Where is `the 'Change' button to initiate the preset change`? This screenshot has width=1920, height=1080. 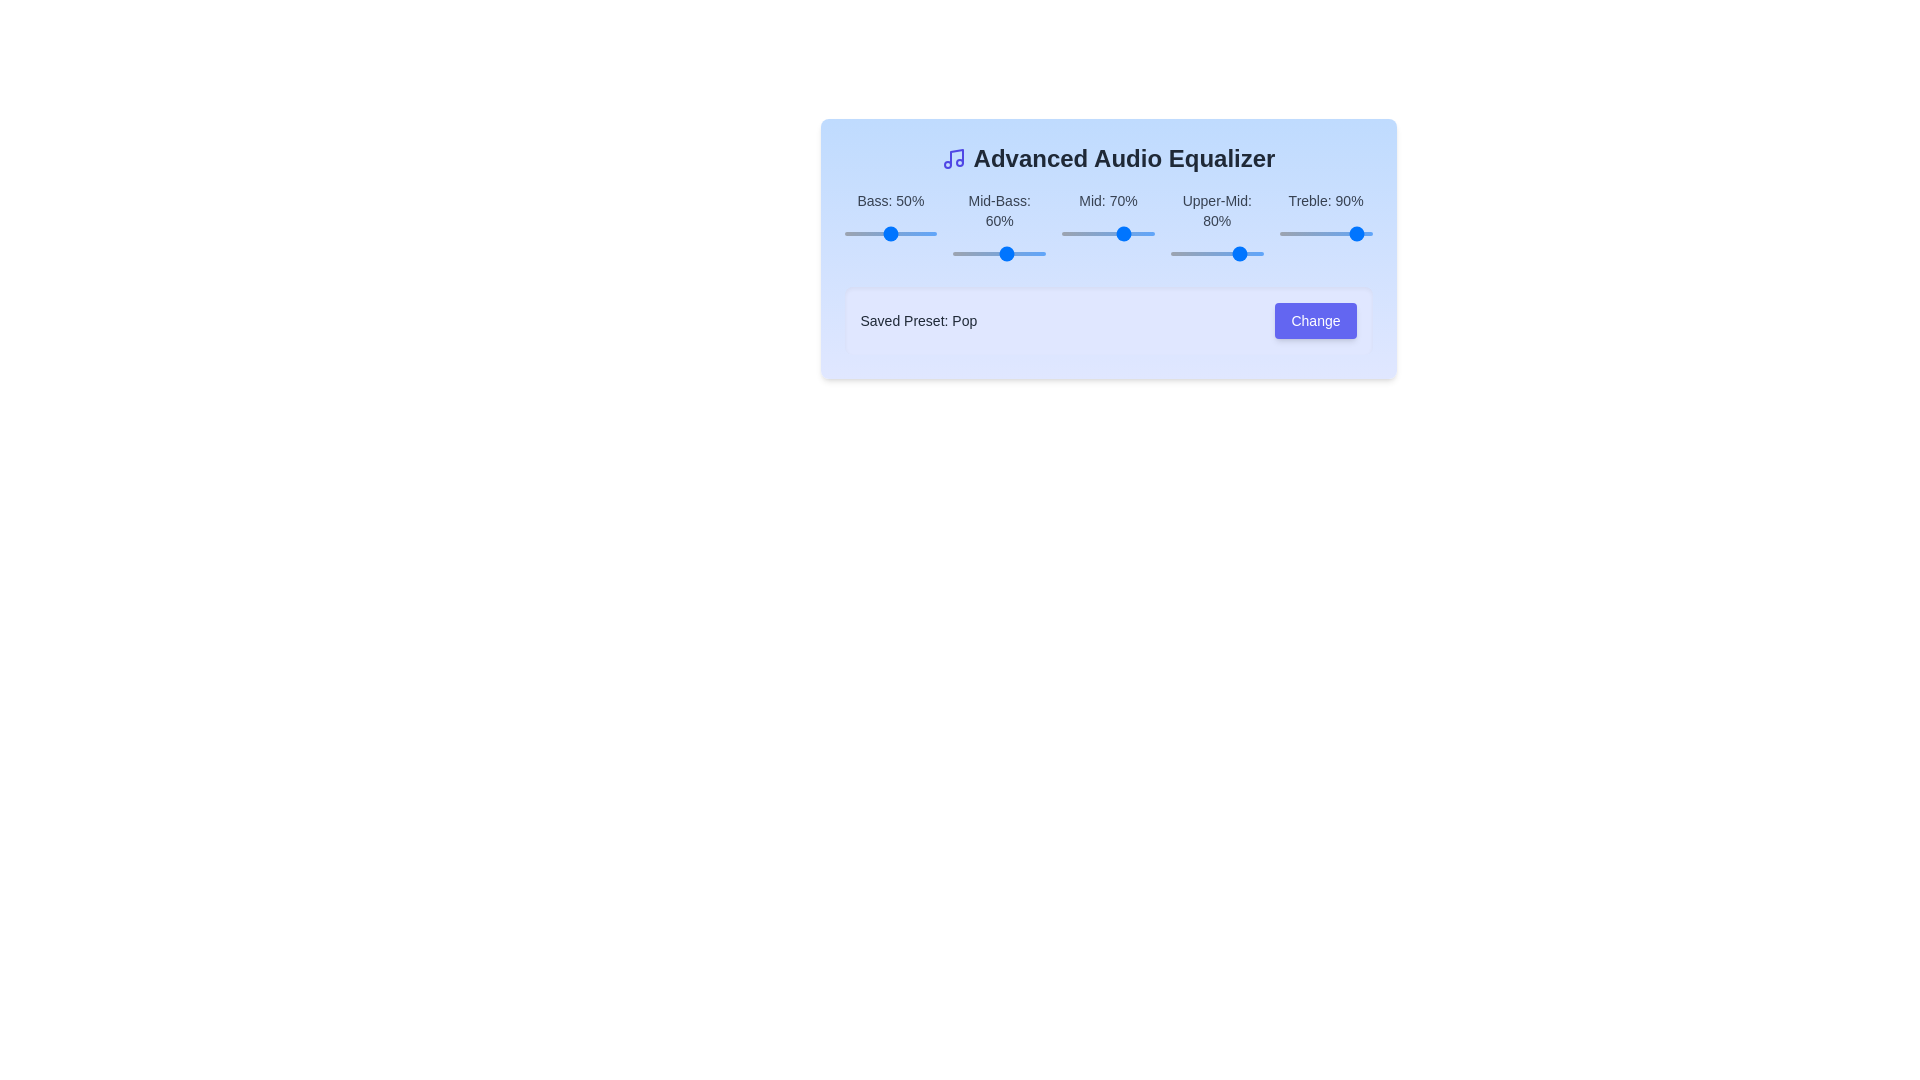 the 'Change' button to initiate the preset change is located at coordinates (1315, 319).